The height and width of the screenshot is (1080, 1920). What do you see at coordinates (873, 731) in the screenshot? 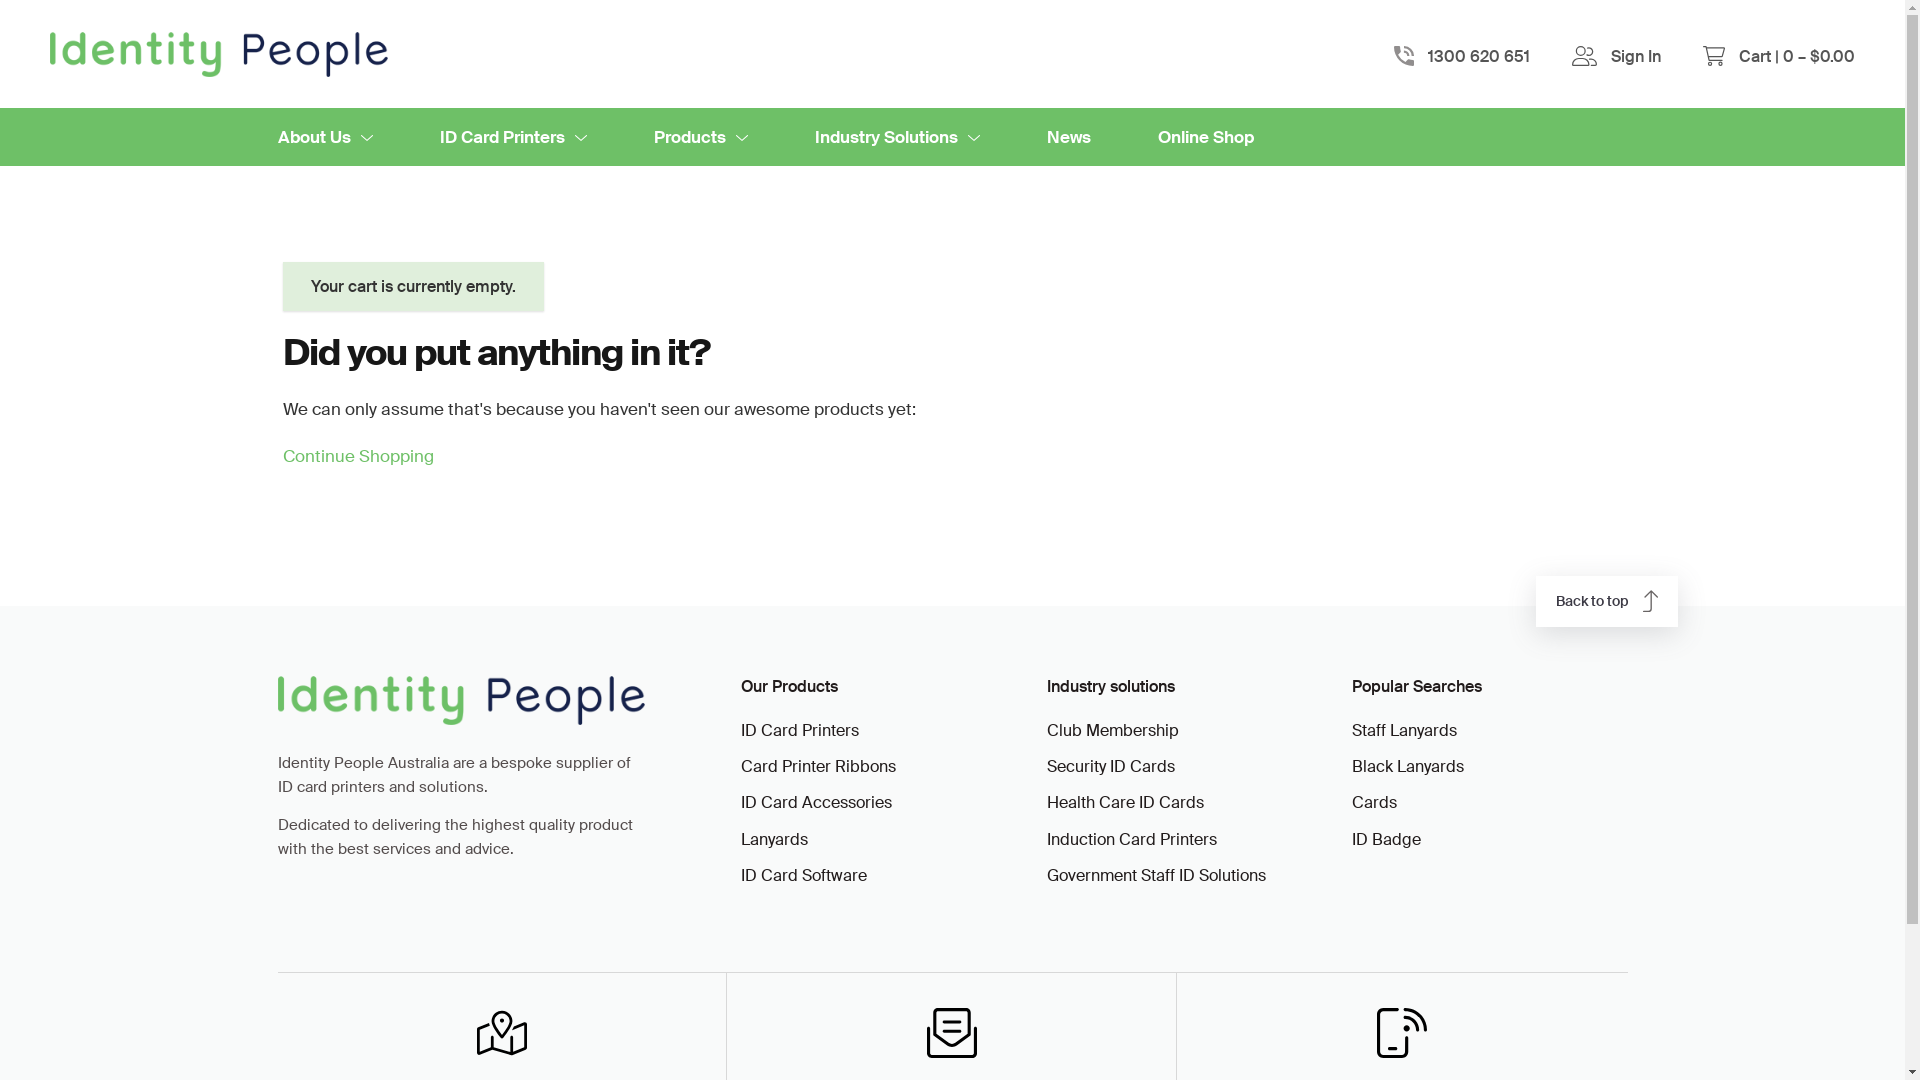
I see `'ID Card Printers'` at bounding box center [873, 731].